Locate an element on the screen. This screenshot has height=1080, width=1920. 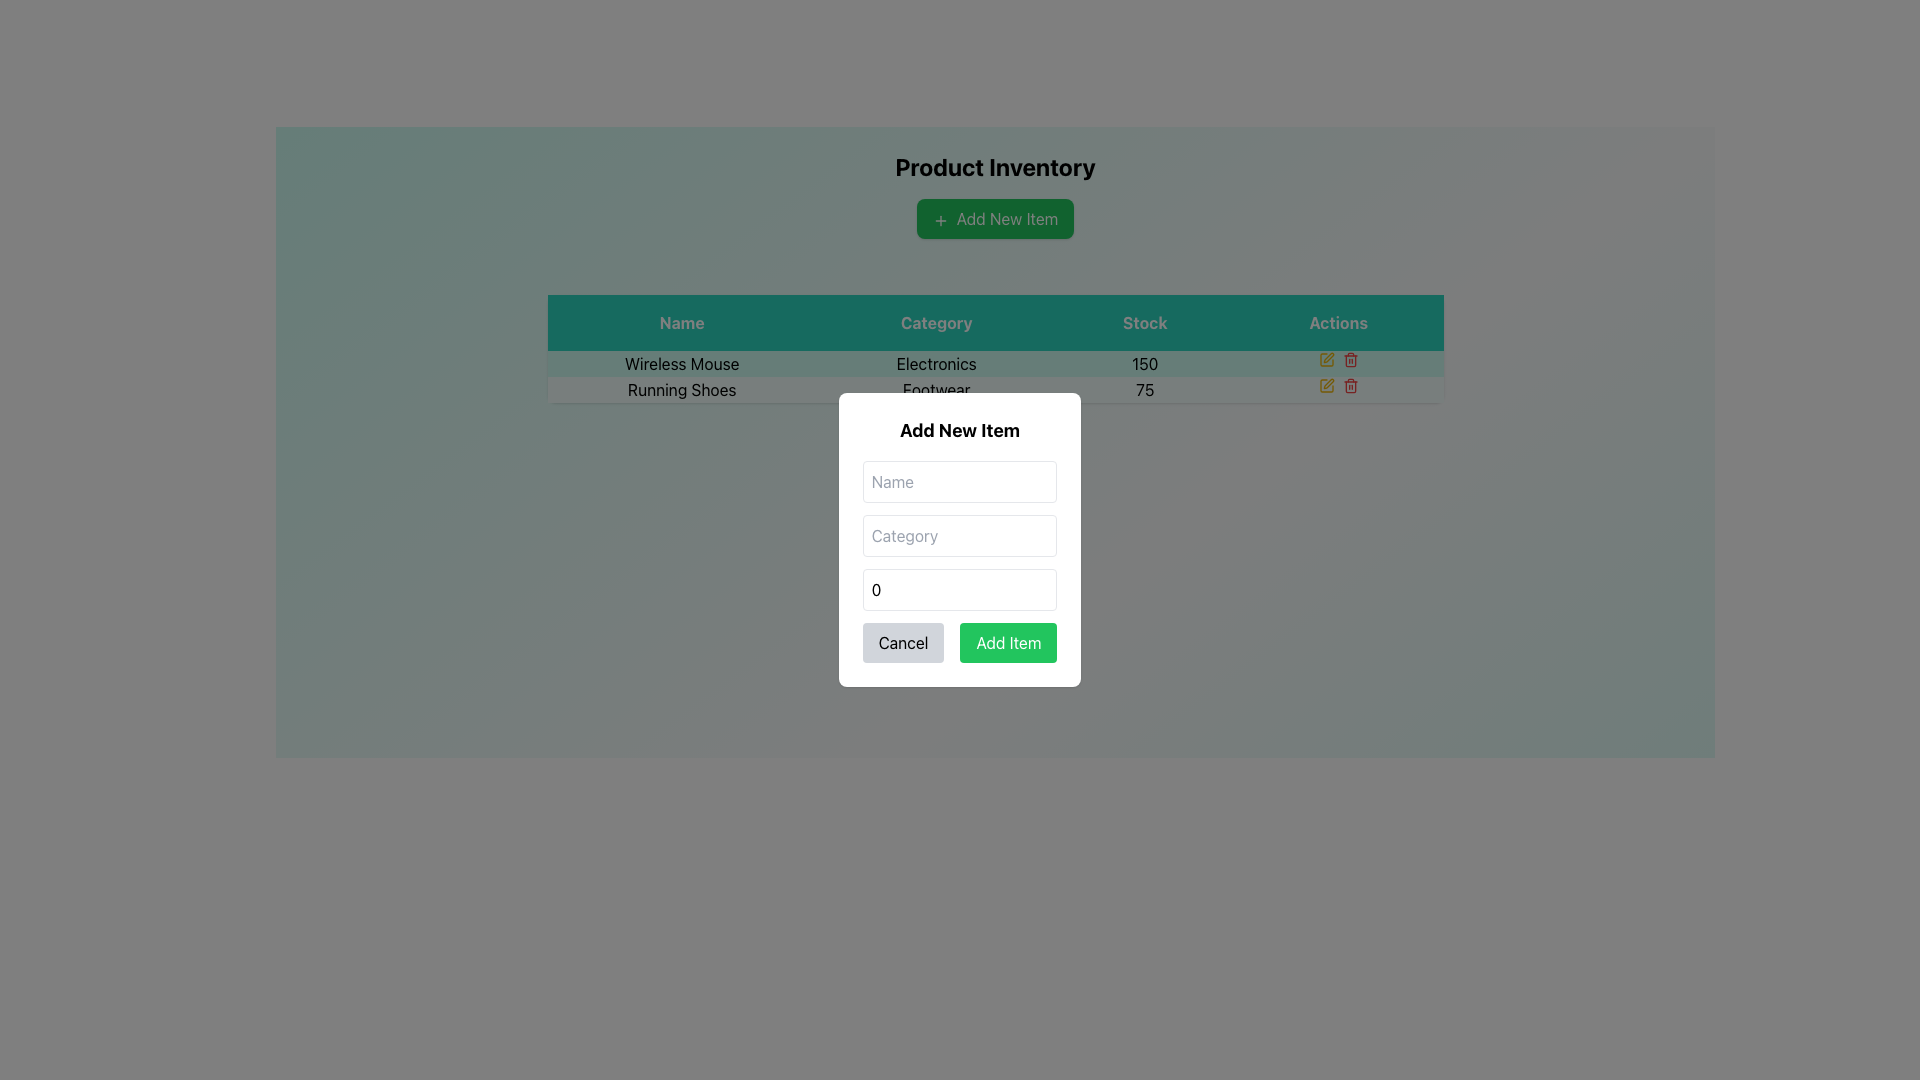
the yellow pen icon button located in the first row of the 'Actions' column is located at coordinates (1326, 358).